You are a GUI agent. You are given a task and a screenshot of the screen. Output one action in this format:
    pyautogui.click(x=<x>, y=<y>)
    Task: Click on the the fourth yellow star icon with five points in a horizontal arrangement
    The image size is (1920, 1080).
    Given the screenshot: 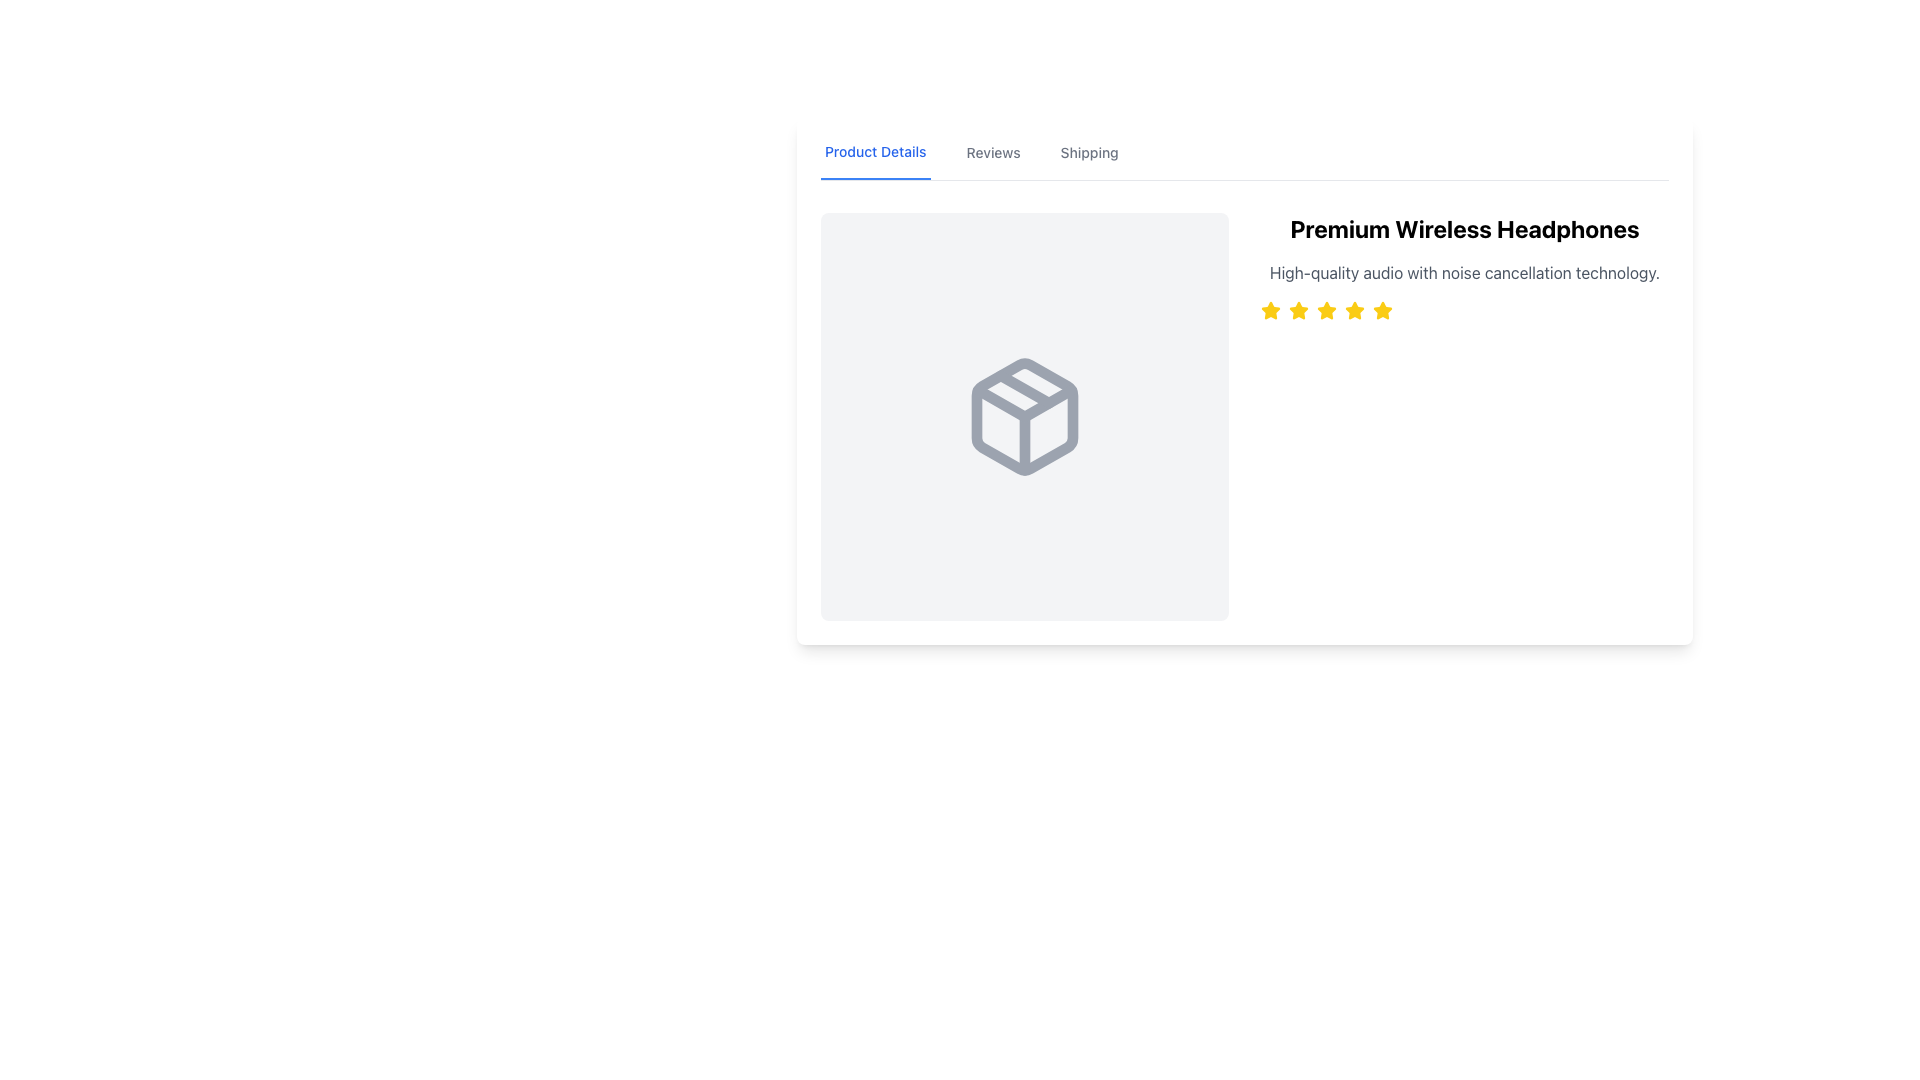 What is the action you would take?
    pyautogui.click(x=1326, y=311)
    